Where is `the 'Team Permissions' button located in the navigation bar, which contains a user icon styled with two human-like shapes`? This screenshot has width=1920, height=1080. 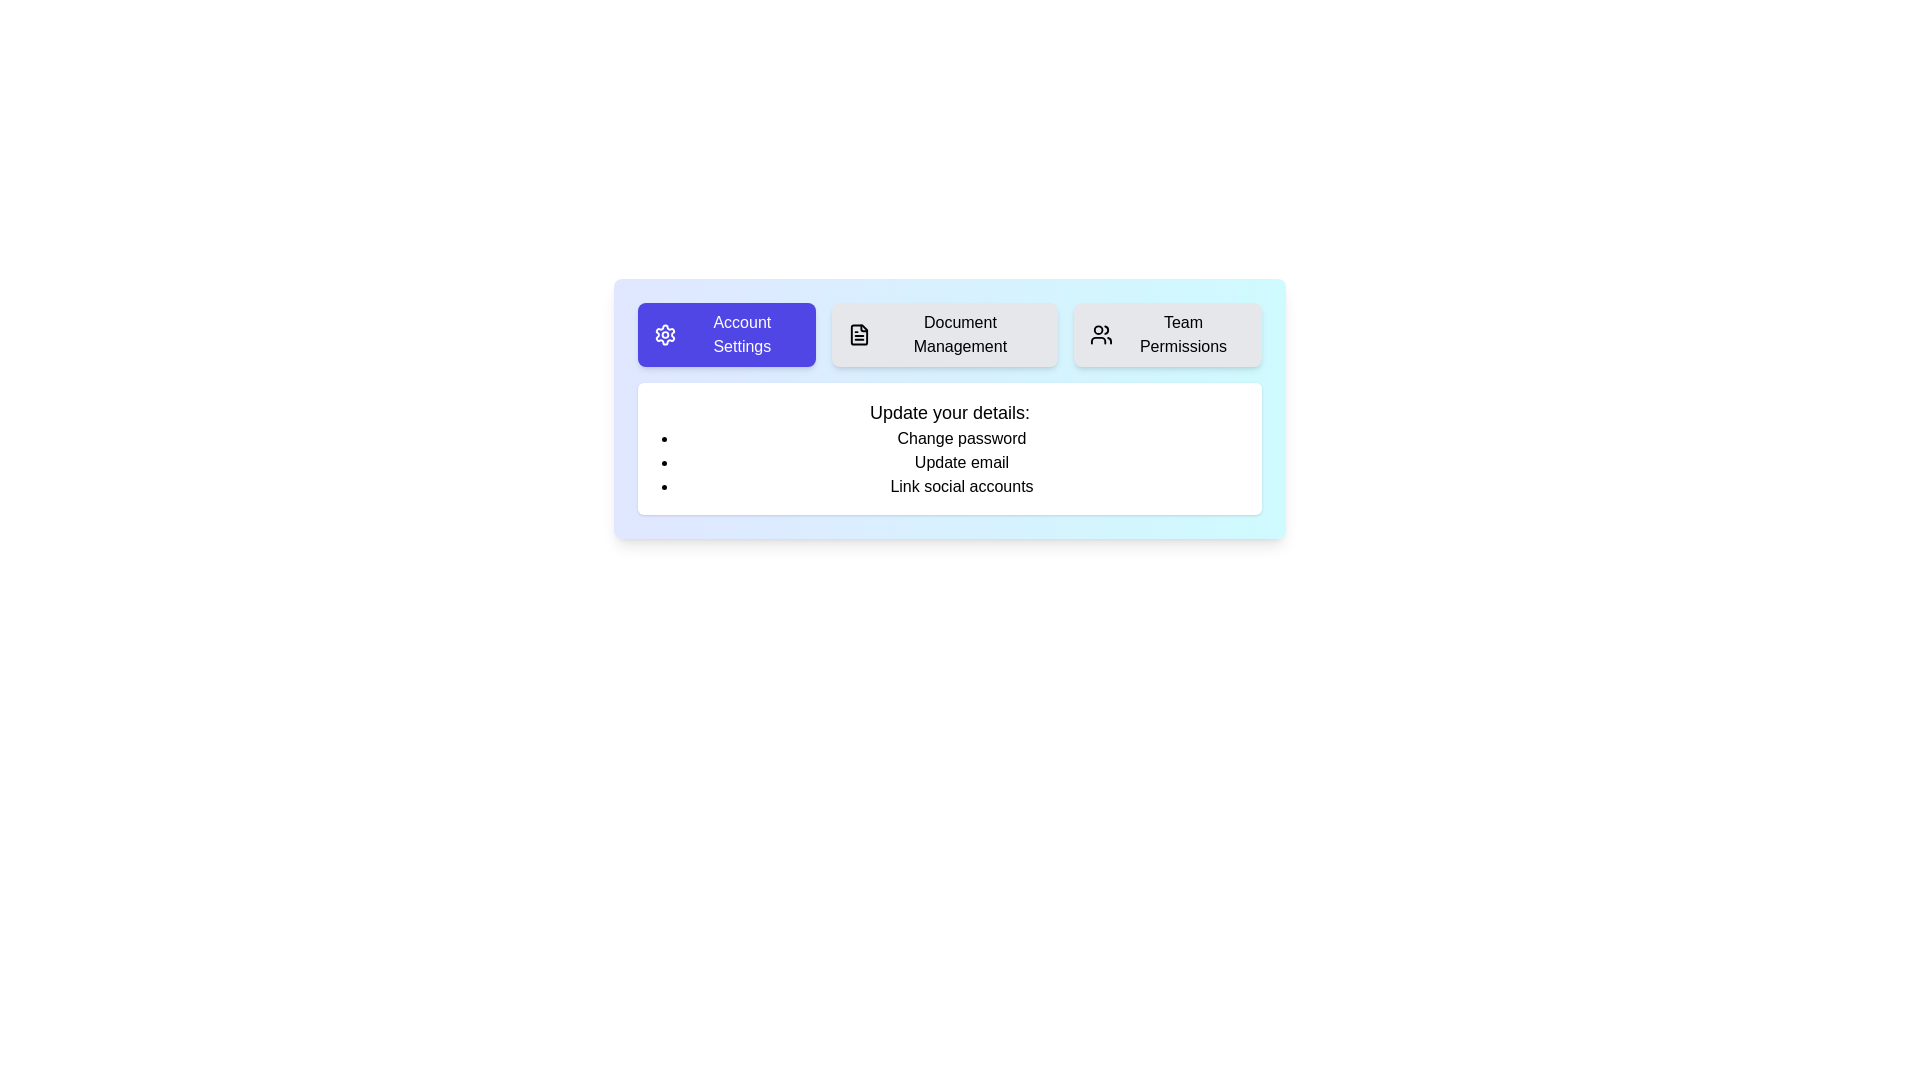 the 'Team Permissions' button located in the navigation bar, which contains a user icon styled with two human-like shapes is located at coordinates (1100, 334).